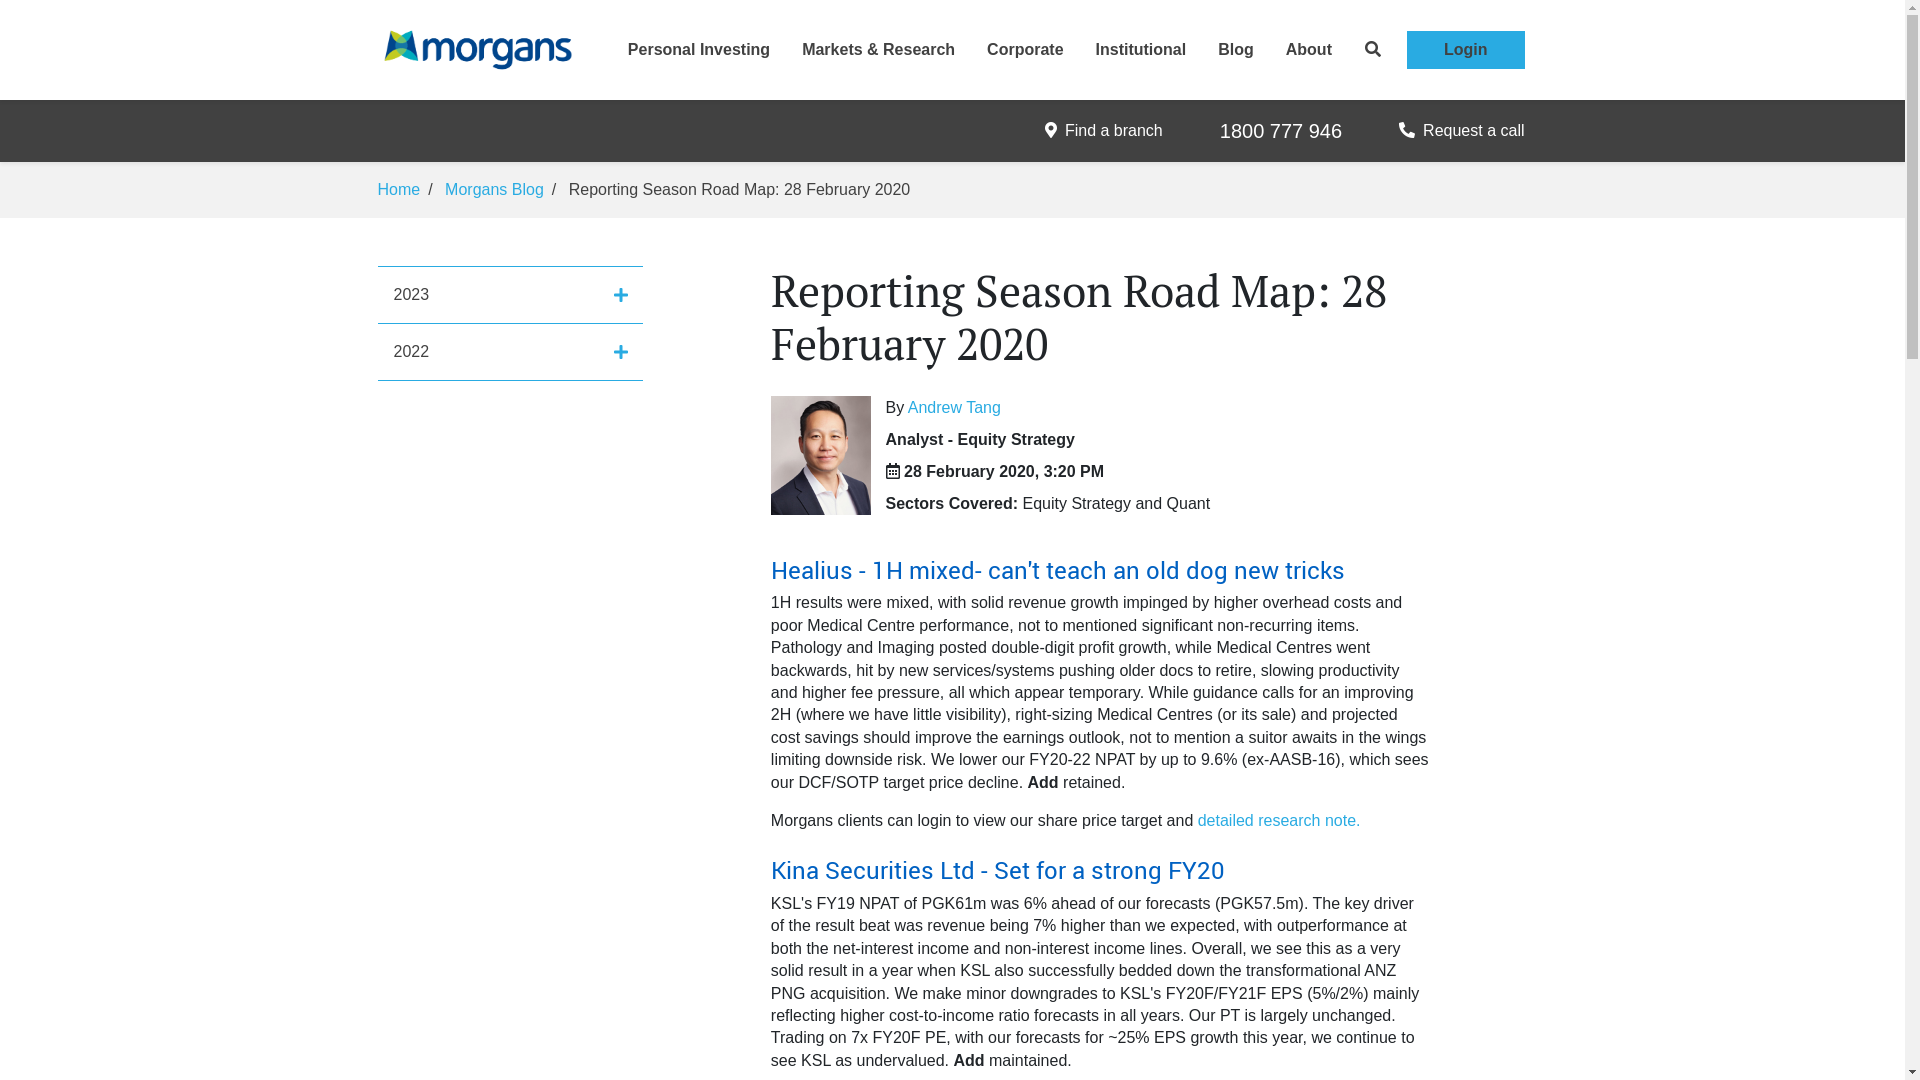 This screenshot has height=1080, width=1920. What do you see at coordinates (1103, 131) in the screenshot?
I see `'Find a branch'` at bounding box center [1103, 131].